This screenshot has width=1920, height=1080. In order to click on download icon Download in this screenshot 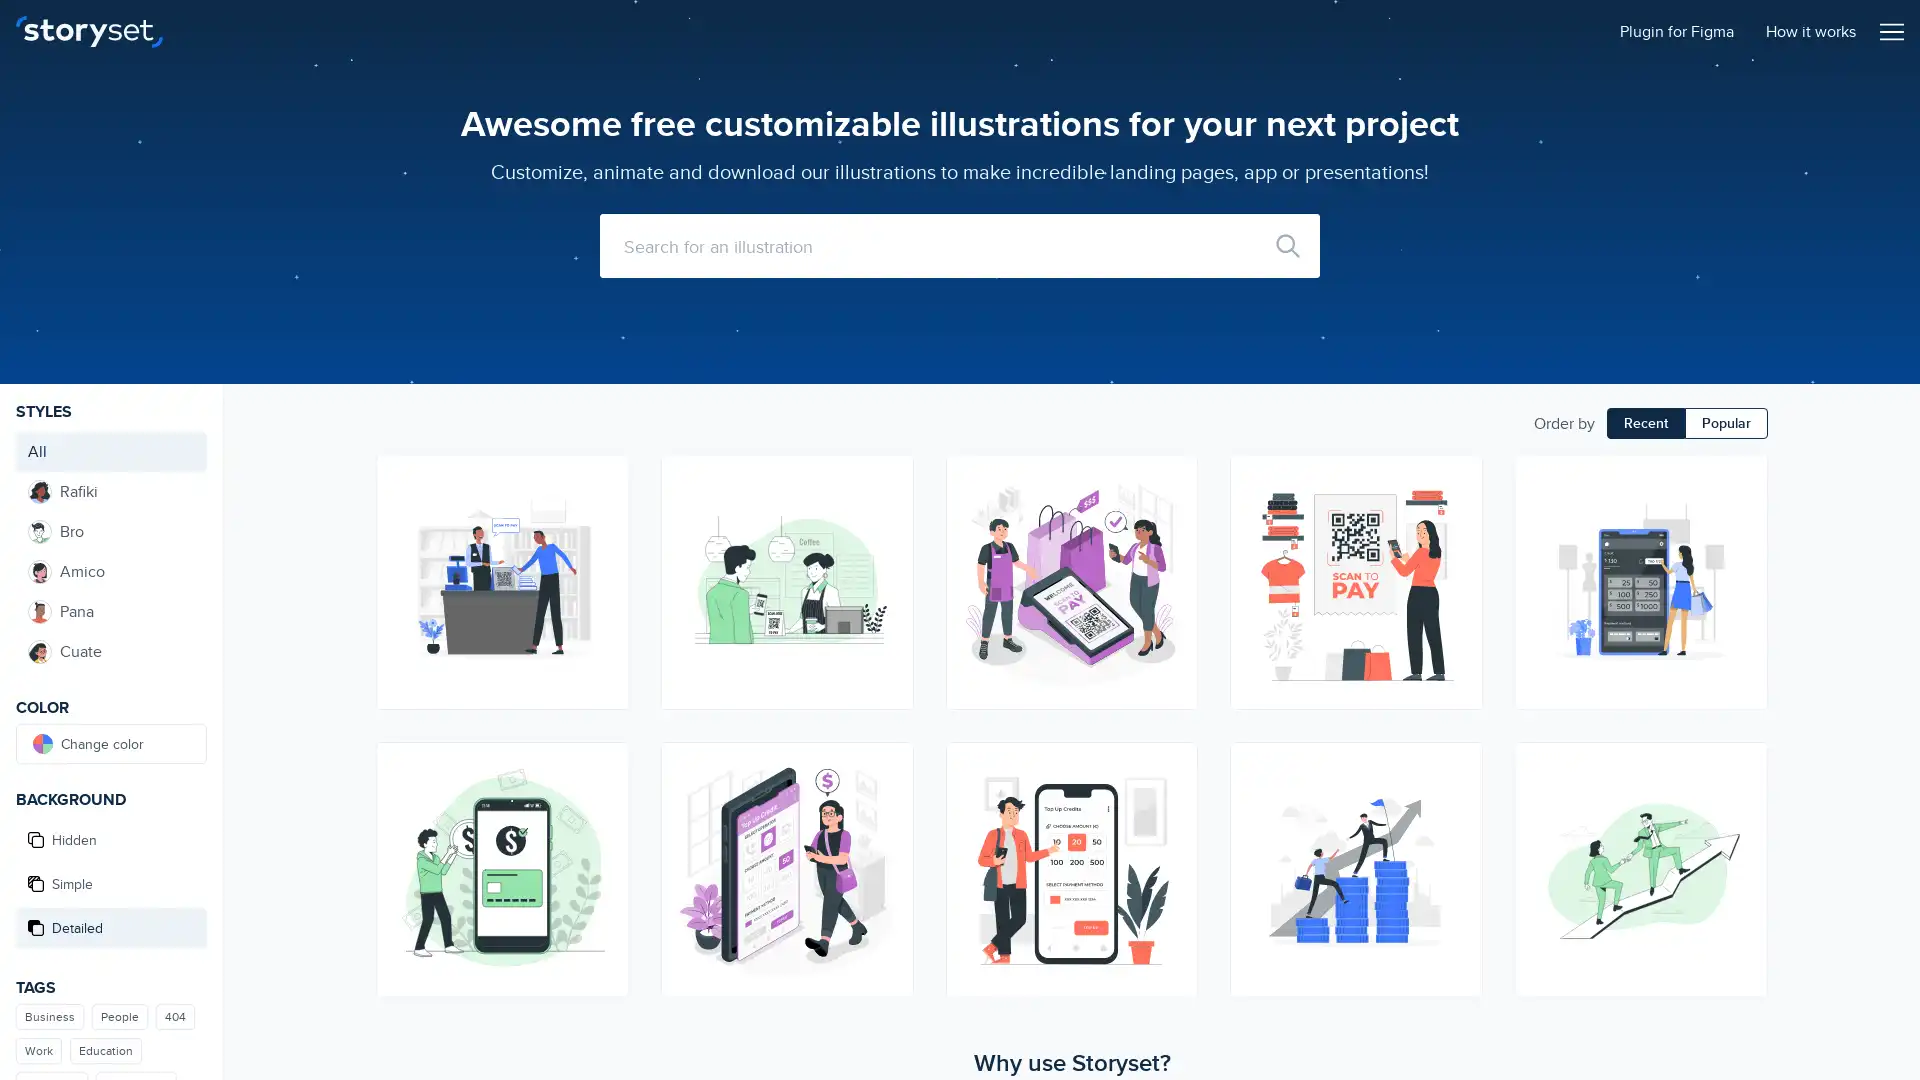, I will do `click(1458, 801)`.